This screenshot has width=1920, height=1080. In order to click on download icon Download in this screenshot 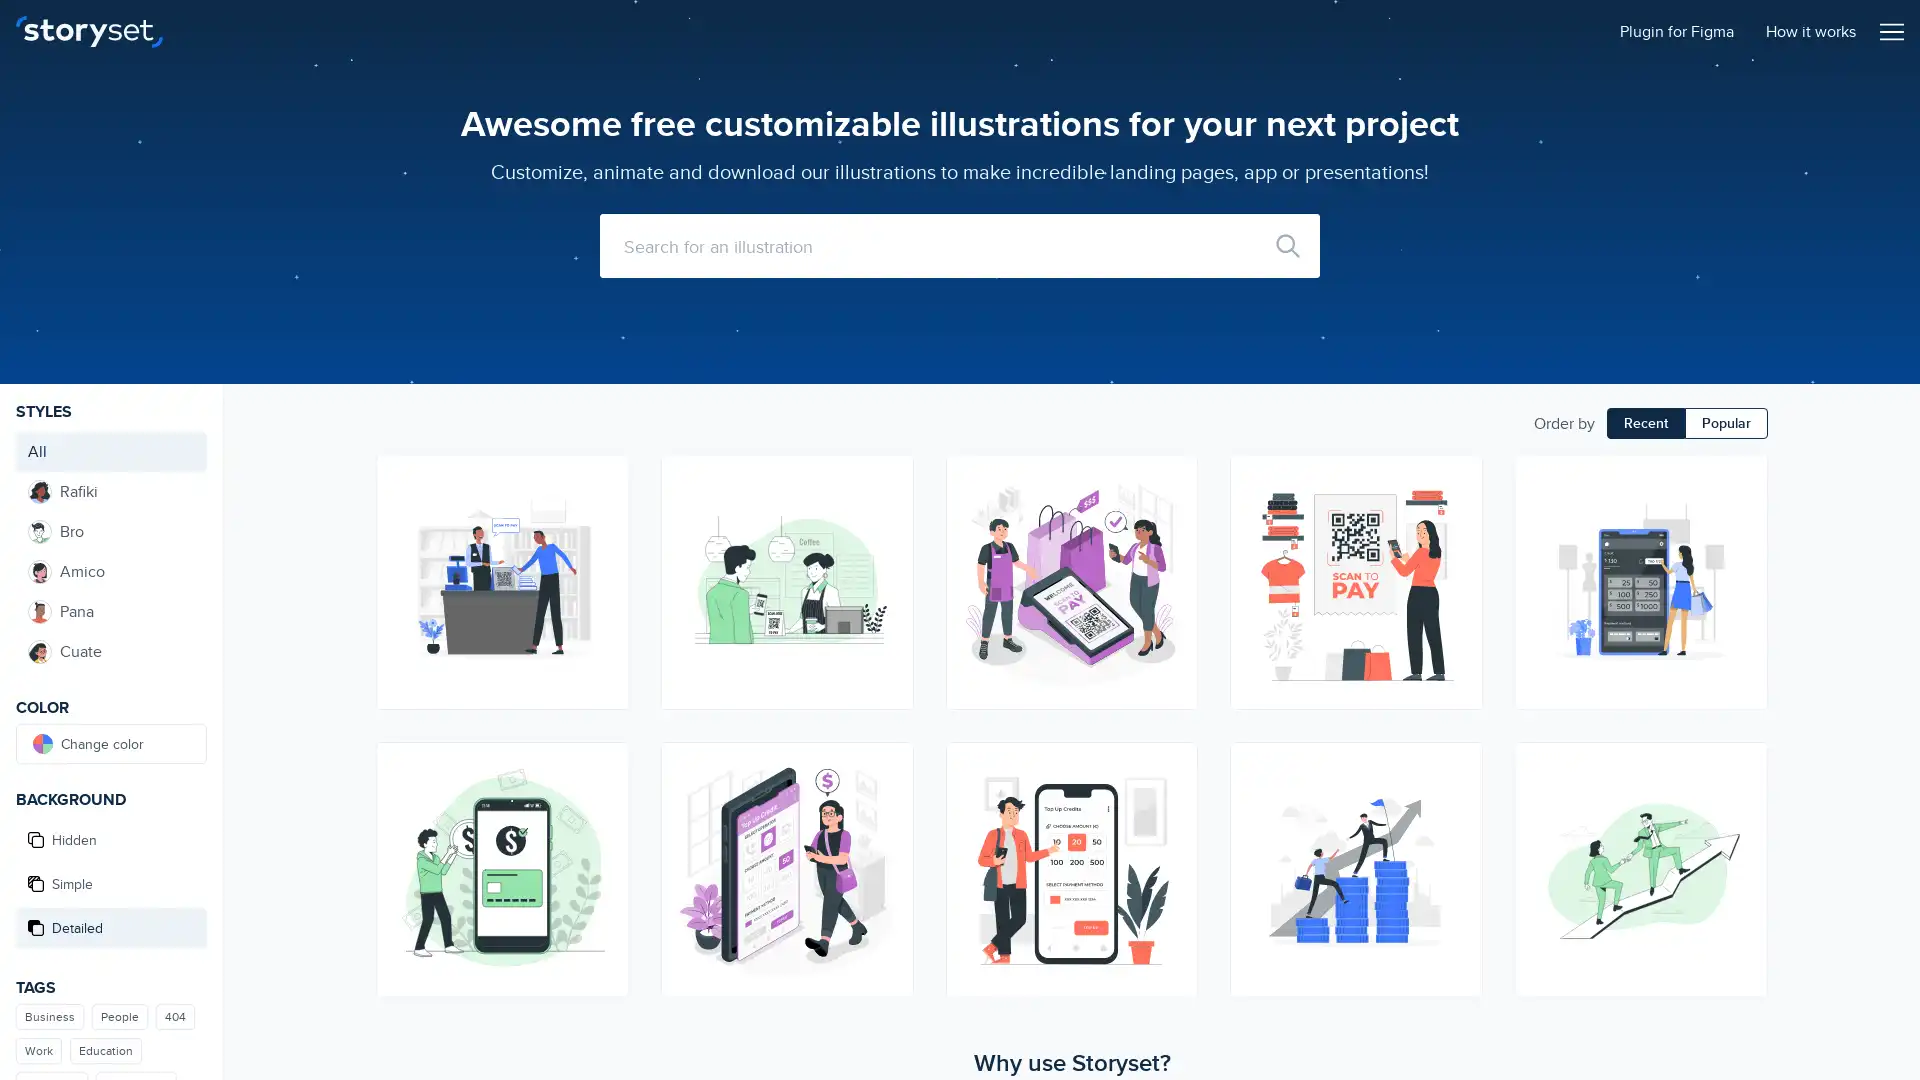, I will do `click(1458, 801)`.